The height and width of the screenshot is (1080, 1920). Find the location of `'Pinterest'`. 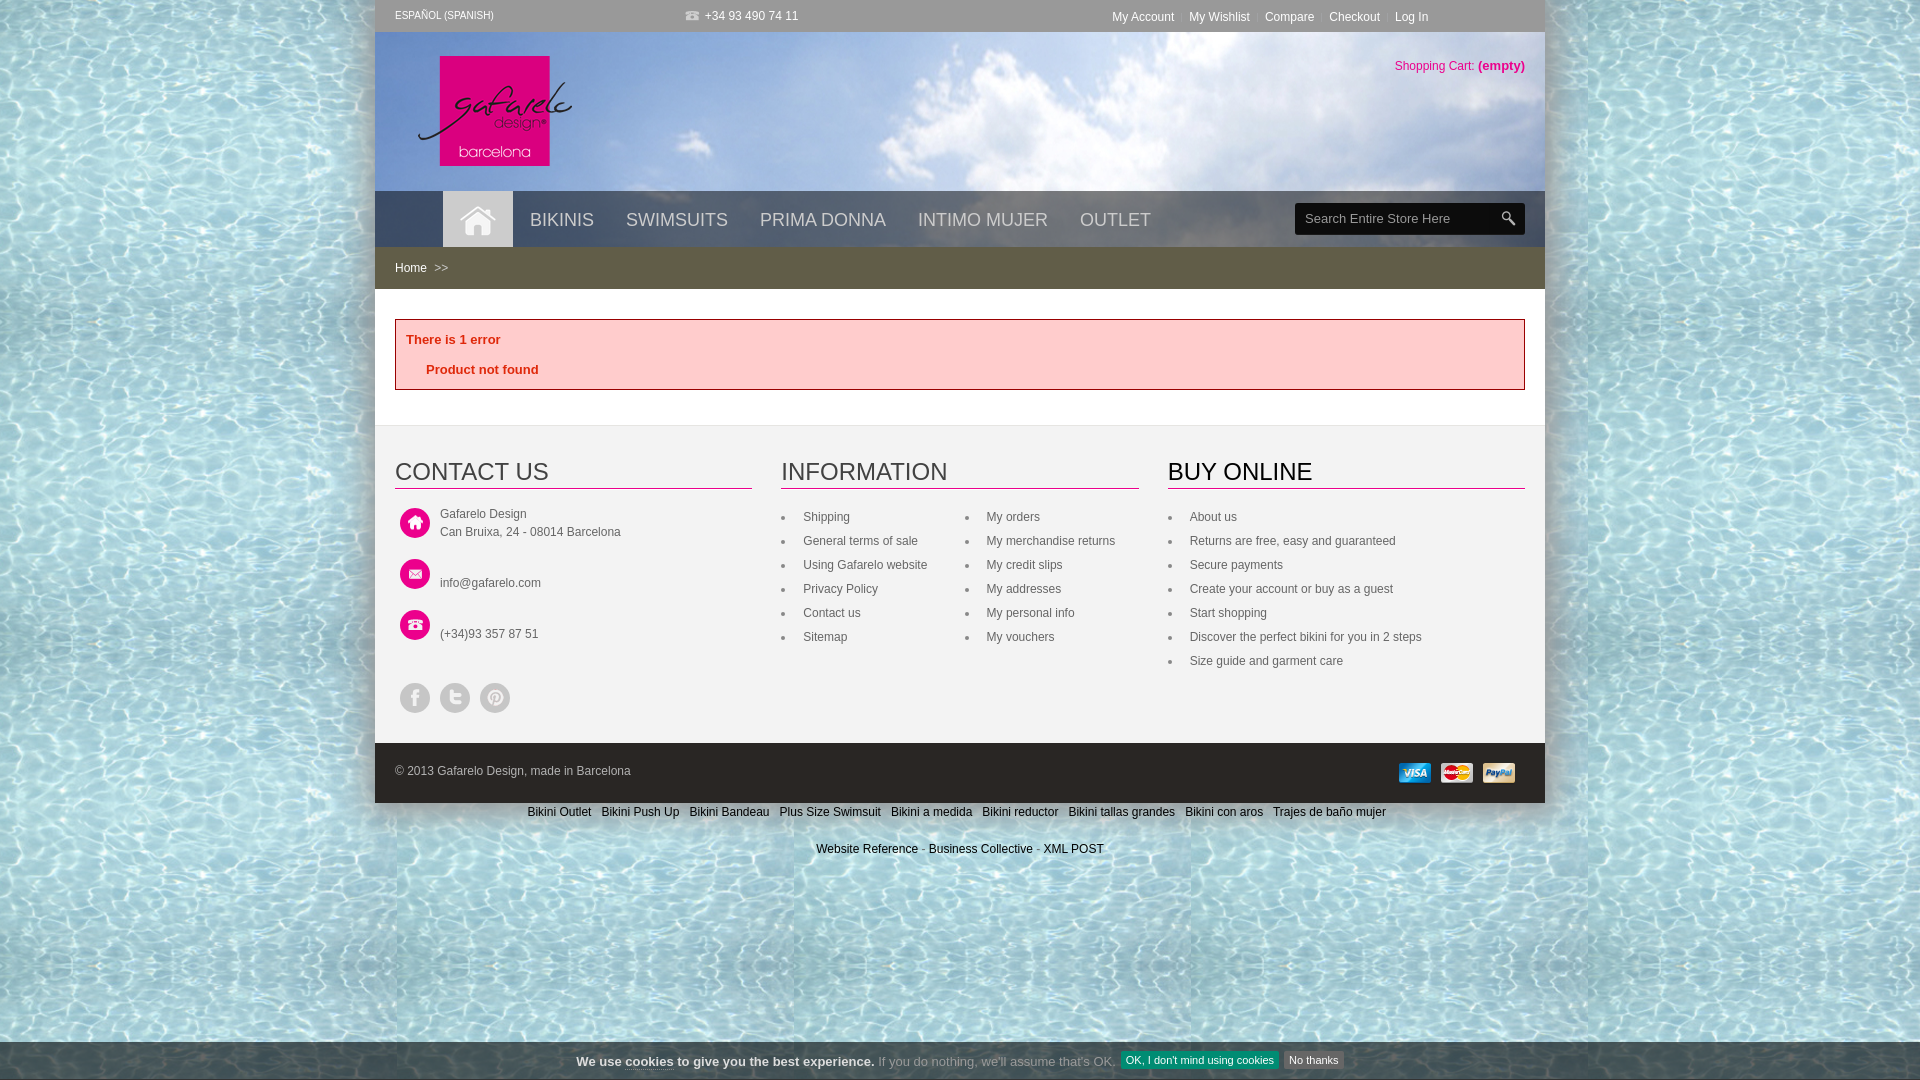

'Pinterest' is located at coordinates (494, 697).